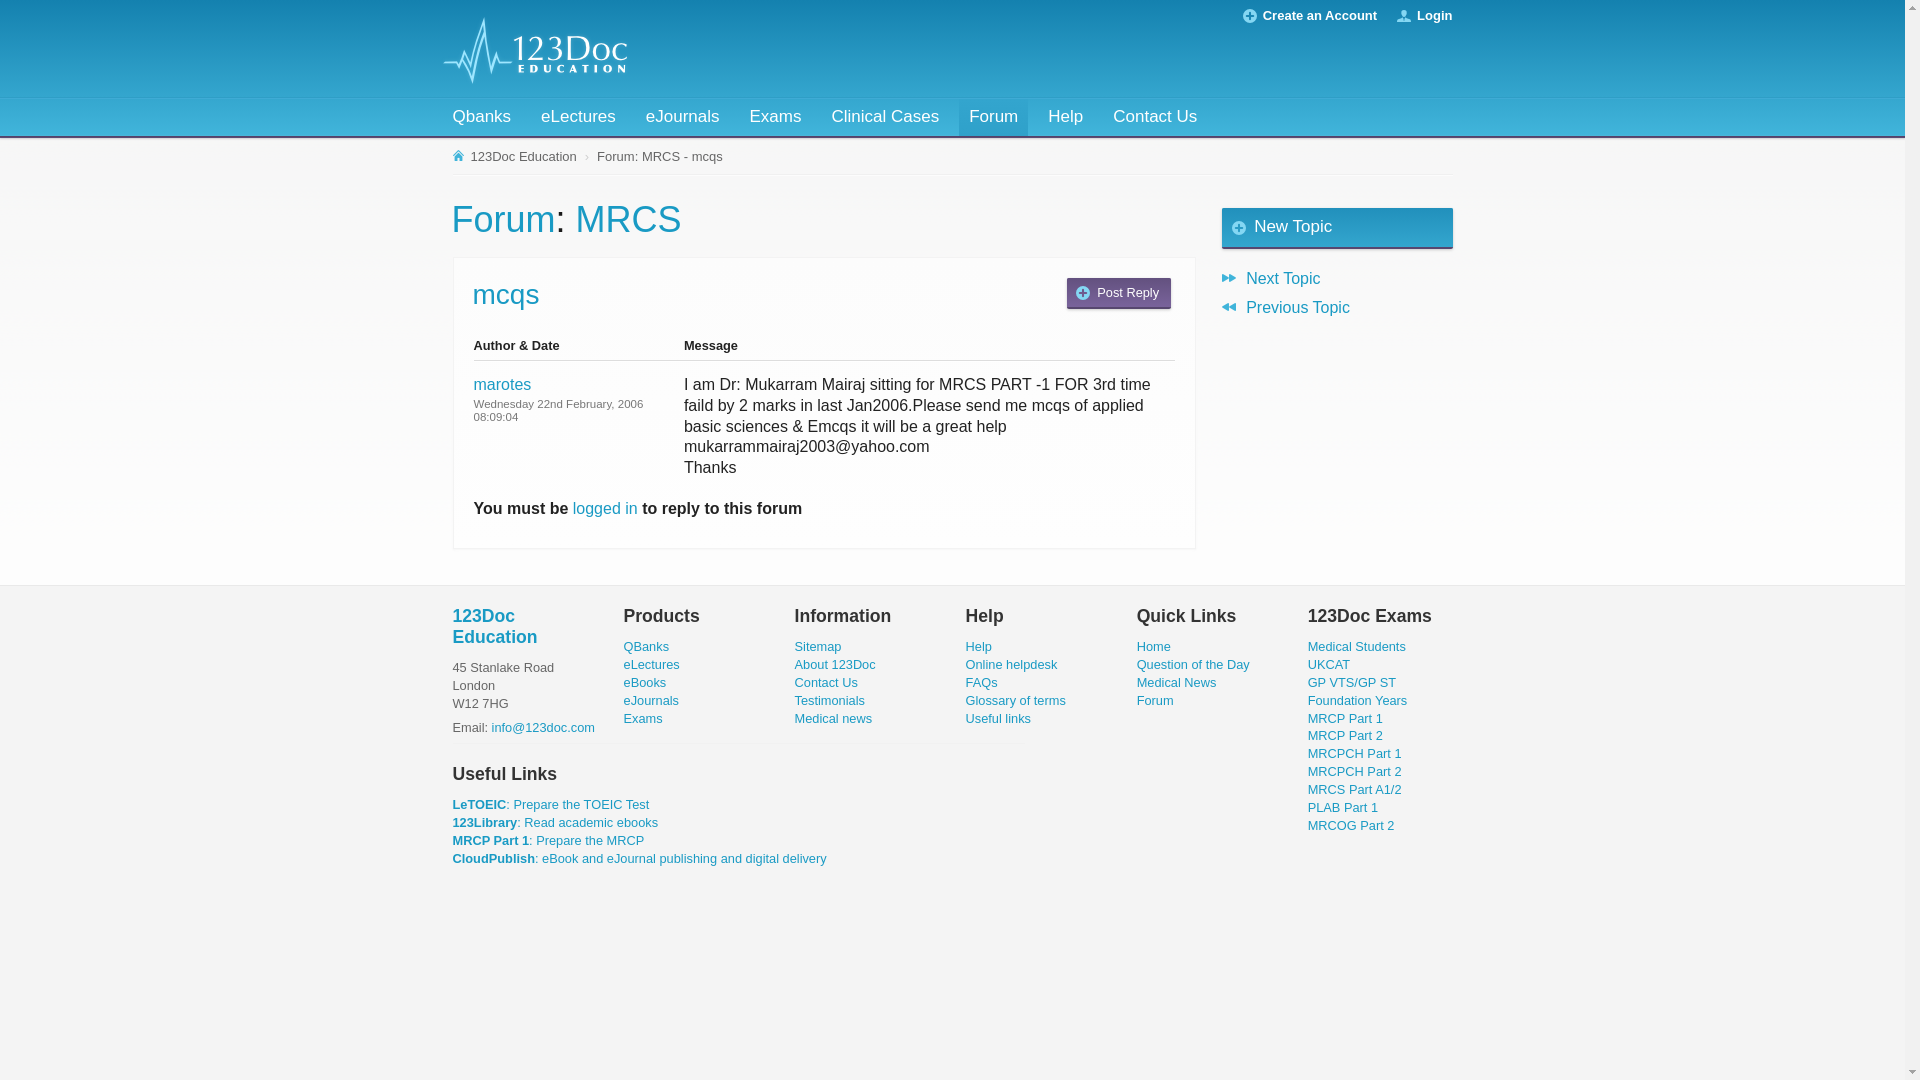 The width and height of the screenshot is (1920, 1080). What do you see at coordinates (592, 156) in the screenshot?
I see `'Forum: MRCS - mcqs'` at bounding box center [592, 156].